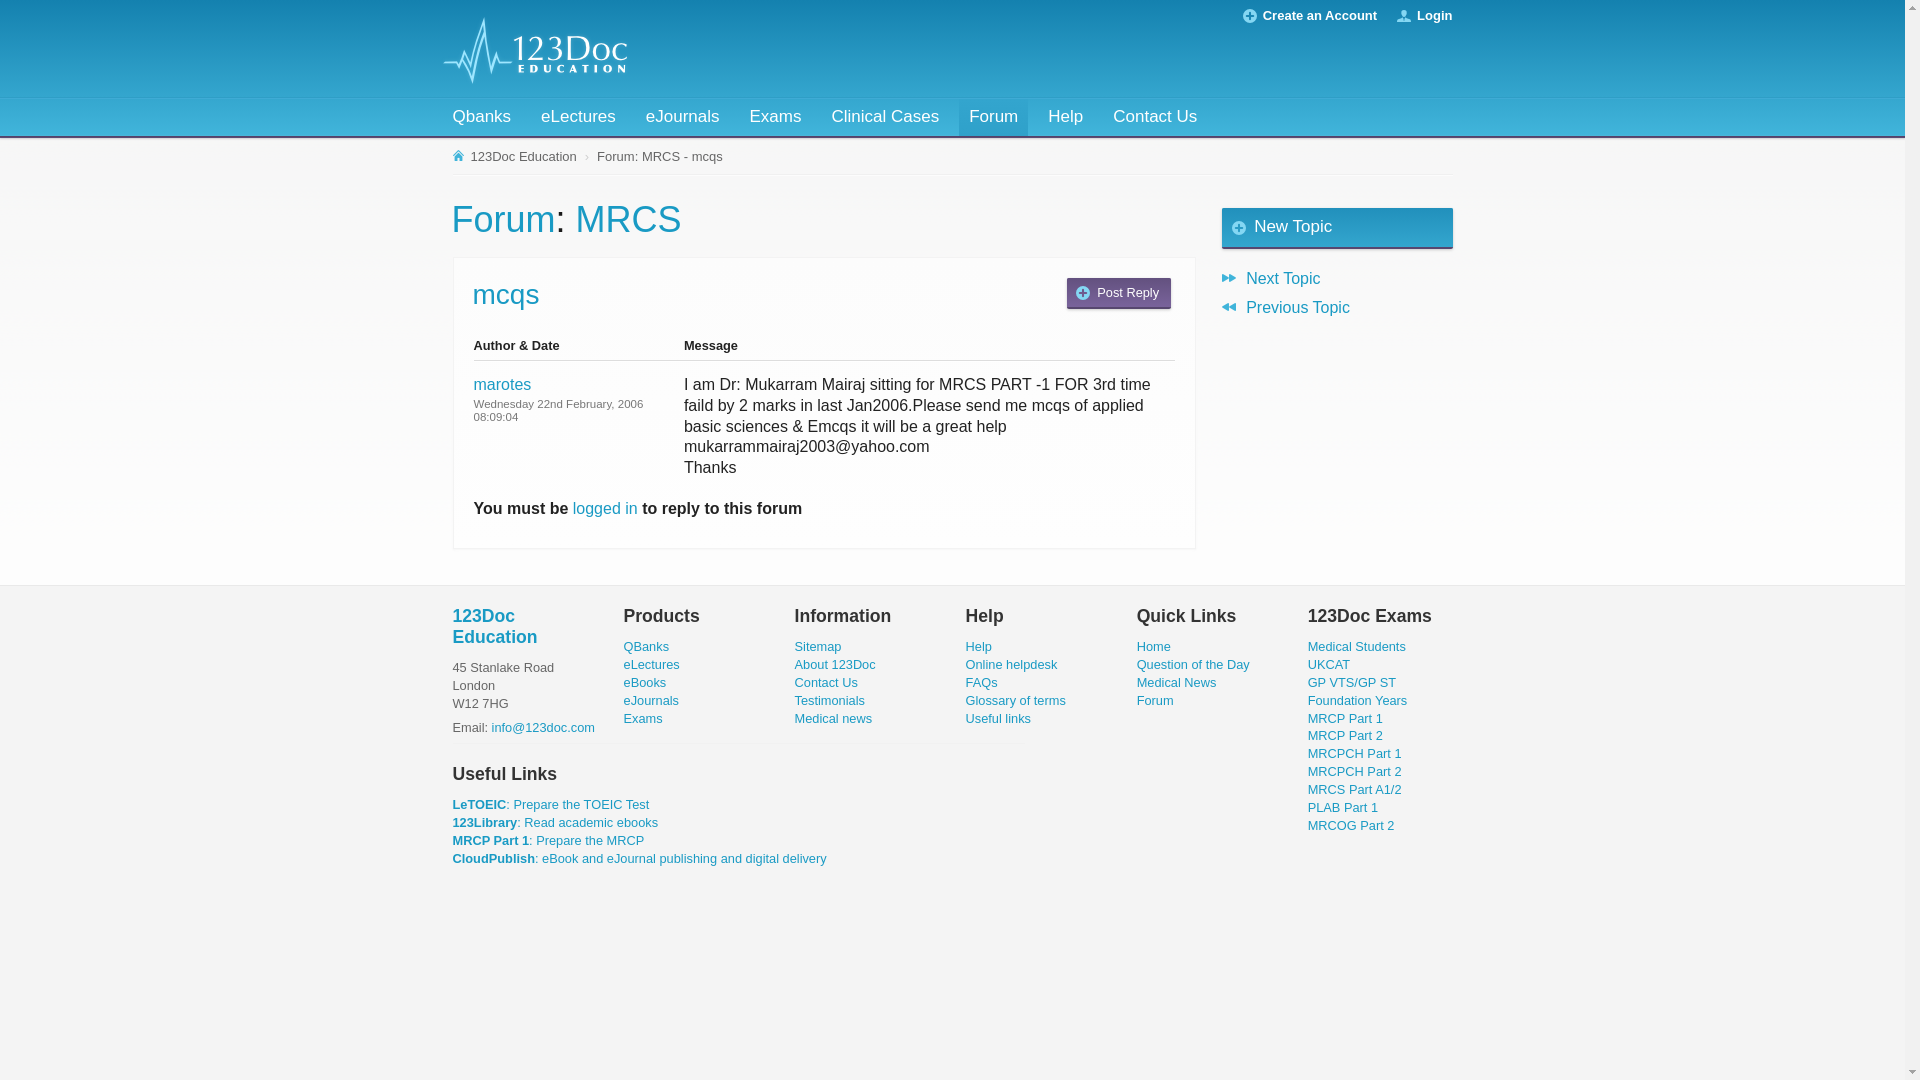 The width and height of the screenshot is (1920, 1080). What do you see at coordinates (592, 156) in the screenshot?
I see `'Forum: MRCS - mcqs'` at bounding box center [592, 156].